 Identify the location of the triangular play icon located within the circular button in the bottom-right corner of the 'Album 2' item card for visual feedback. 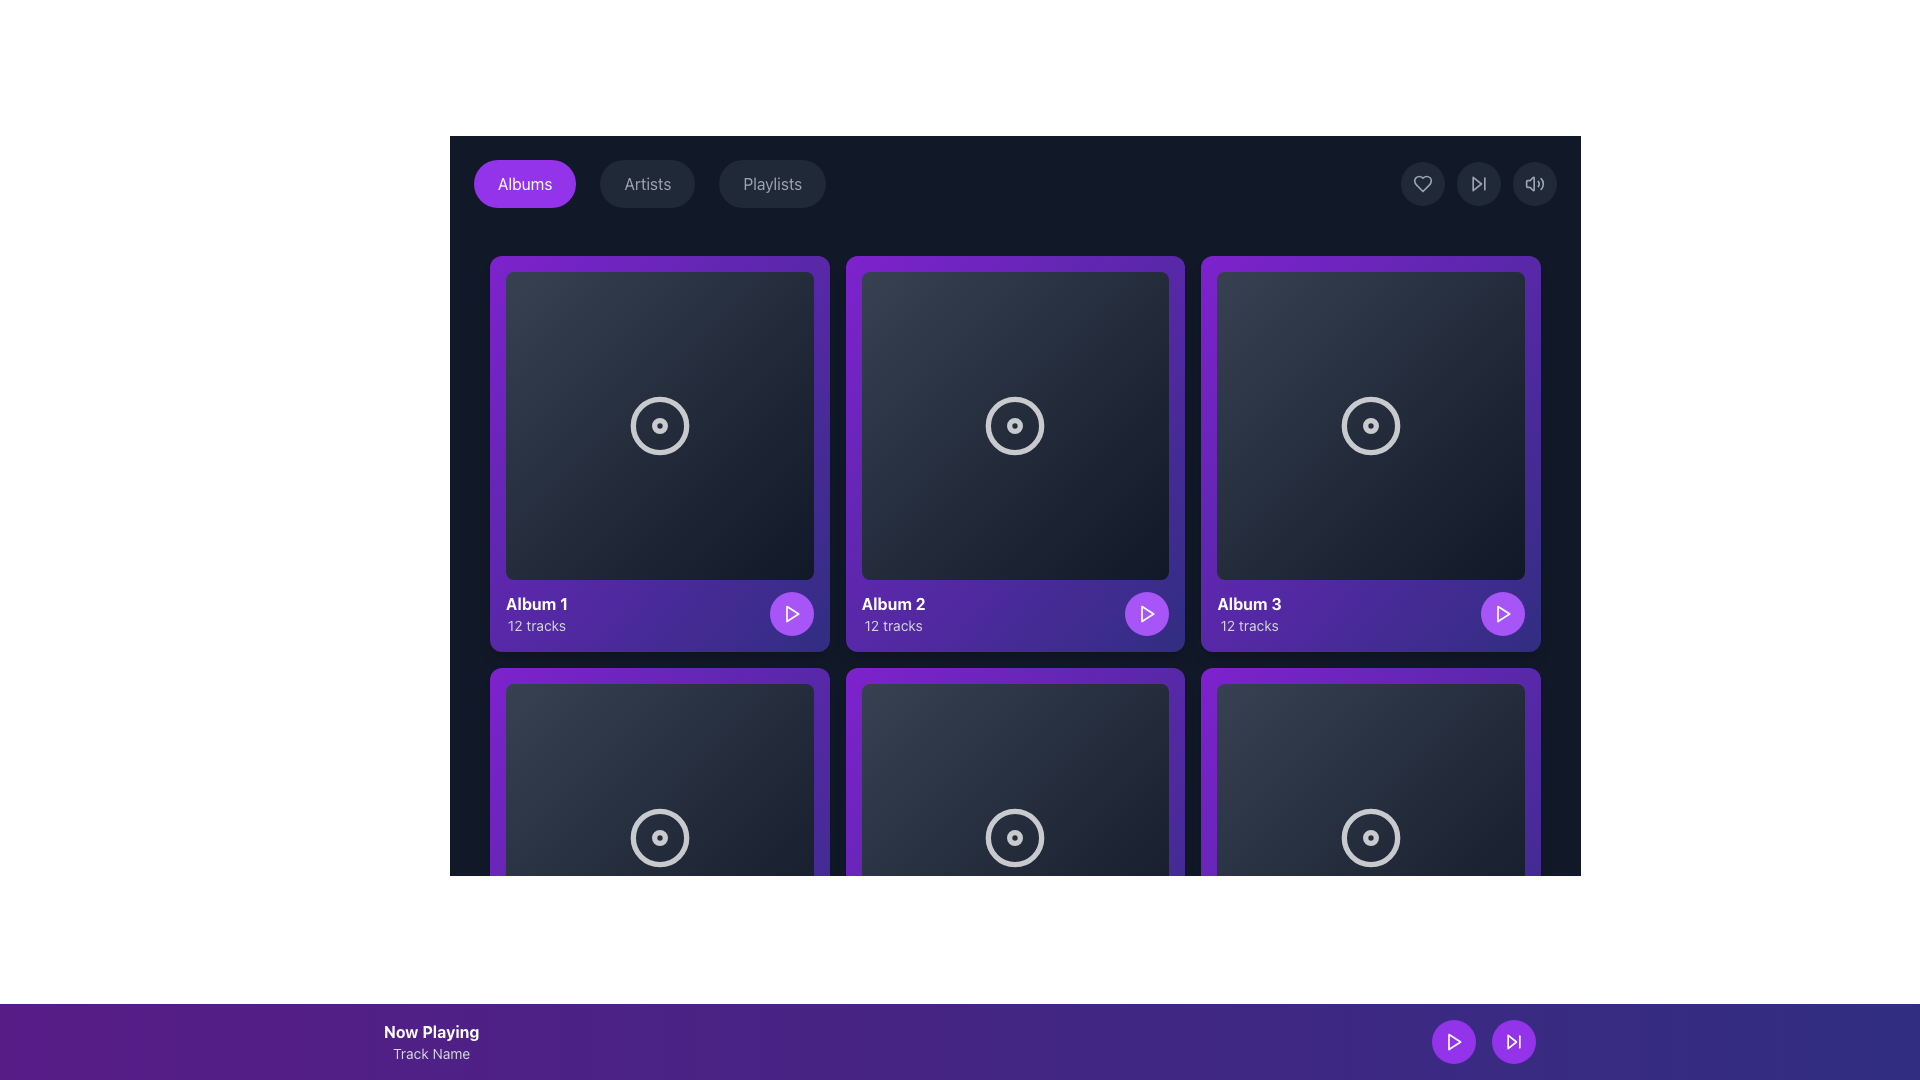
(1148, 612).